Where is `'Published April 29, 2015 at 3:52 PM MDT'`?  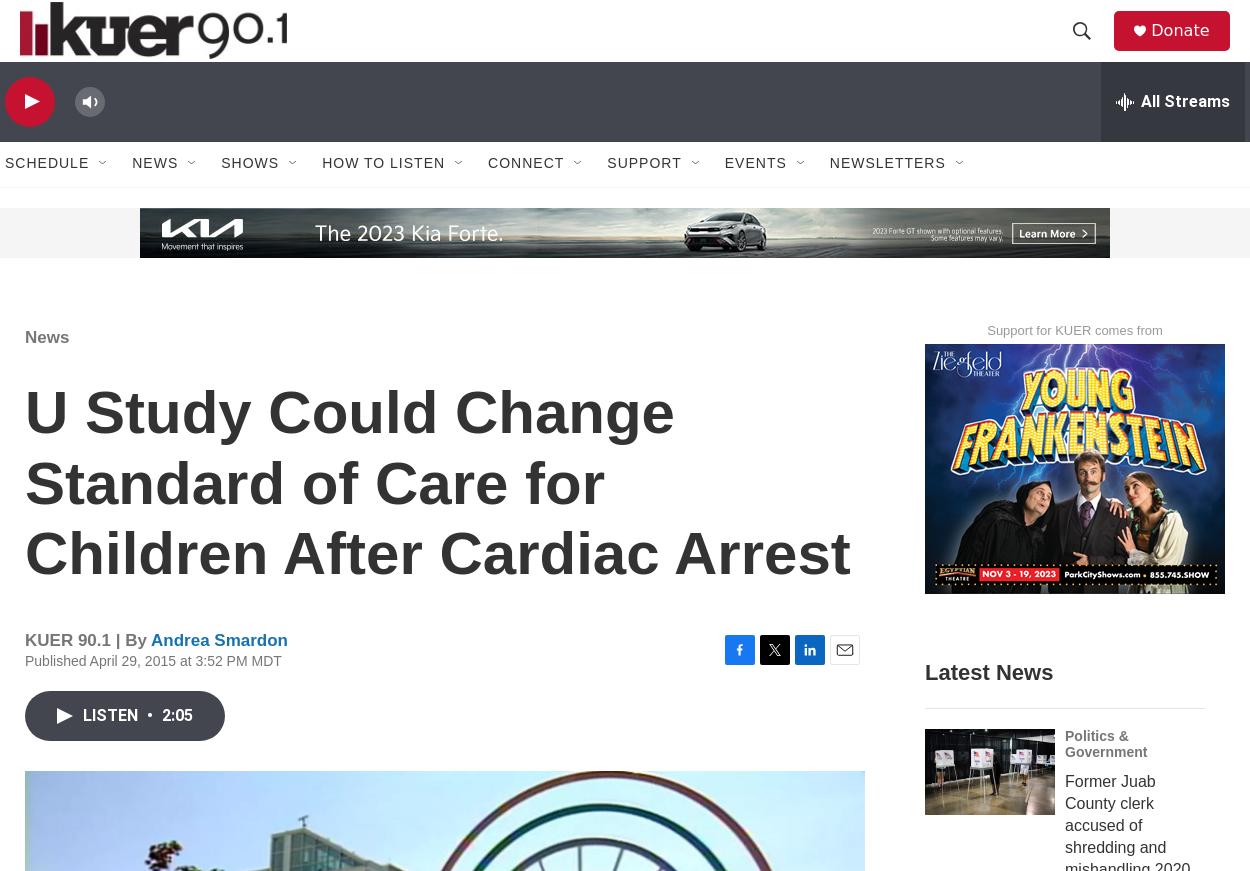
'Published April 29, 2015 at 3:52 PM MDT' is located at coordinates (153, 703).